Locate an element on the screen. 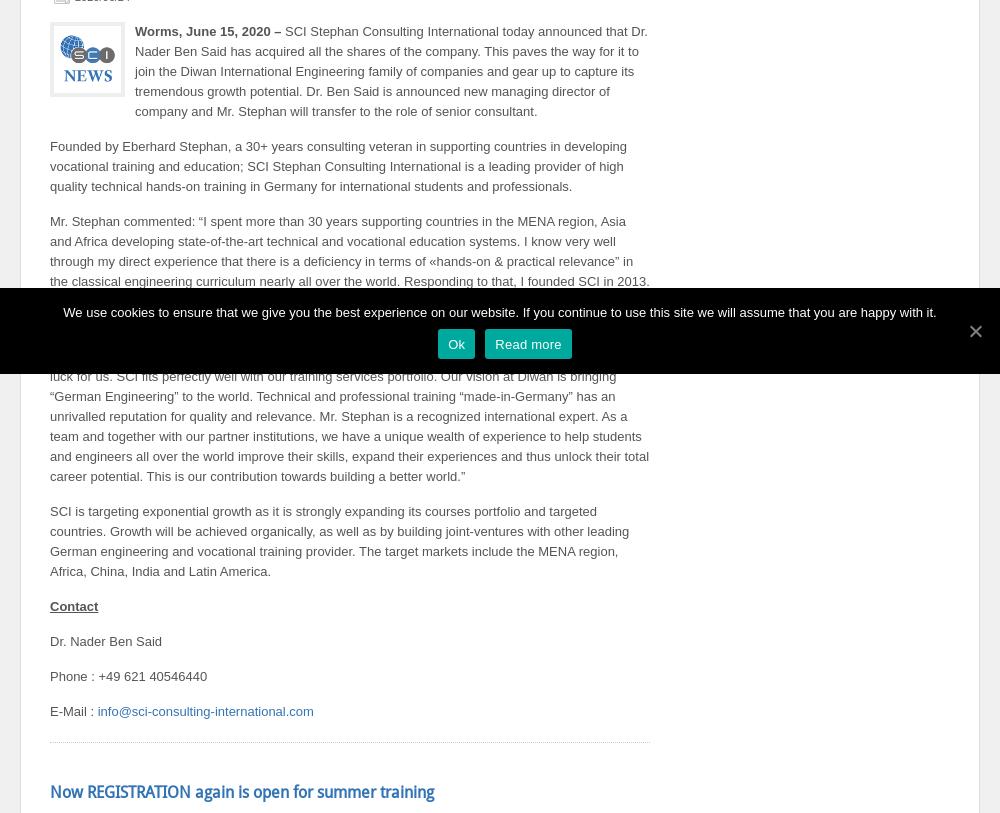 Image resolution: width=1000 pixels, height=813 pixels. 'SCI Stephan Consulting International today announced that Dr. Nader Ben Said has acquired all the shares of the company. This paves the way for it to join the Diwan International Engineering family of companies and gear up to capture its tremendous growth potential. Dr. Ben Said is announced new managing director of company and Mr. Stephan will transfer to the role of senior consultant.' is located at coordinates (135, 70).